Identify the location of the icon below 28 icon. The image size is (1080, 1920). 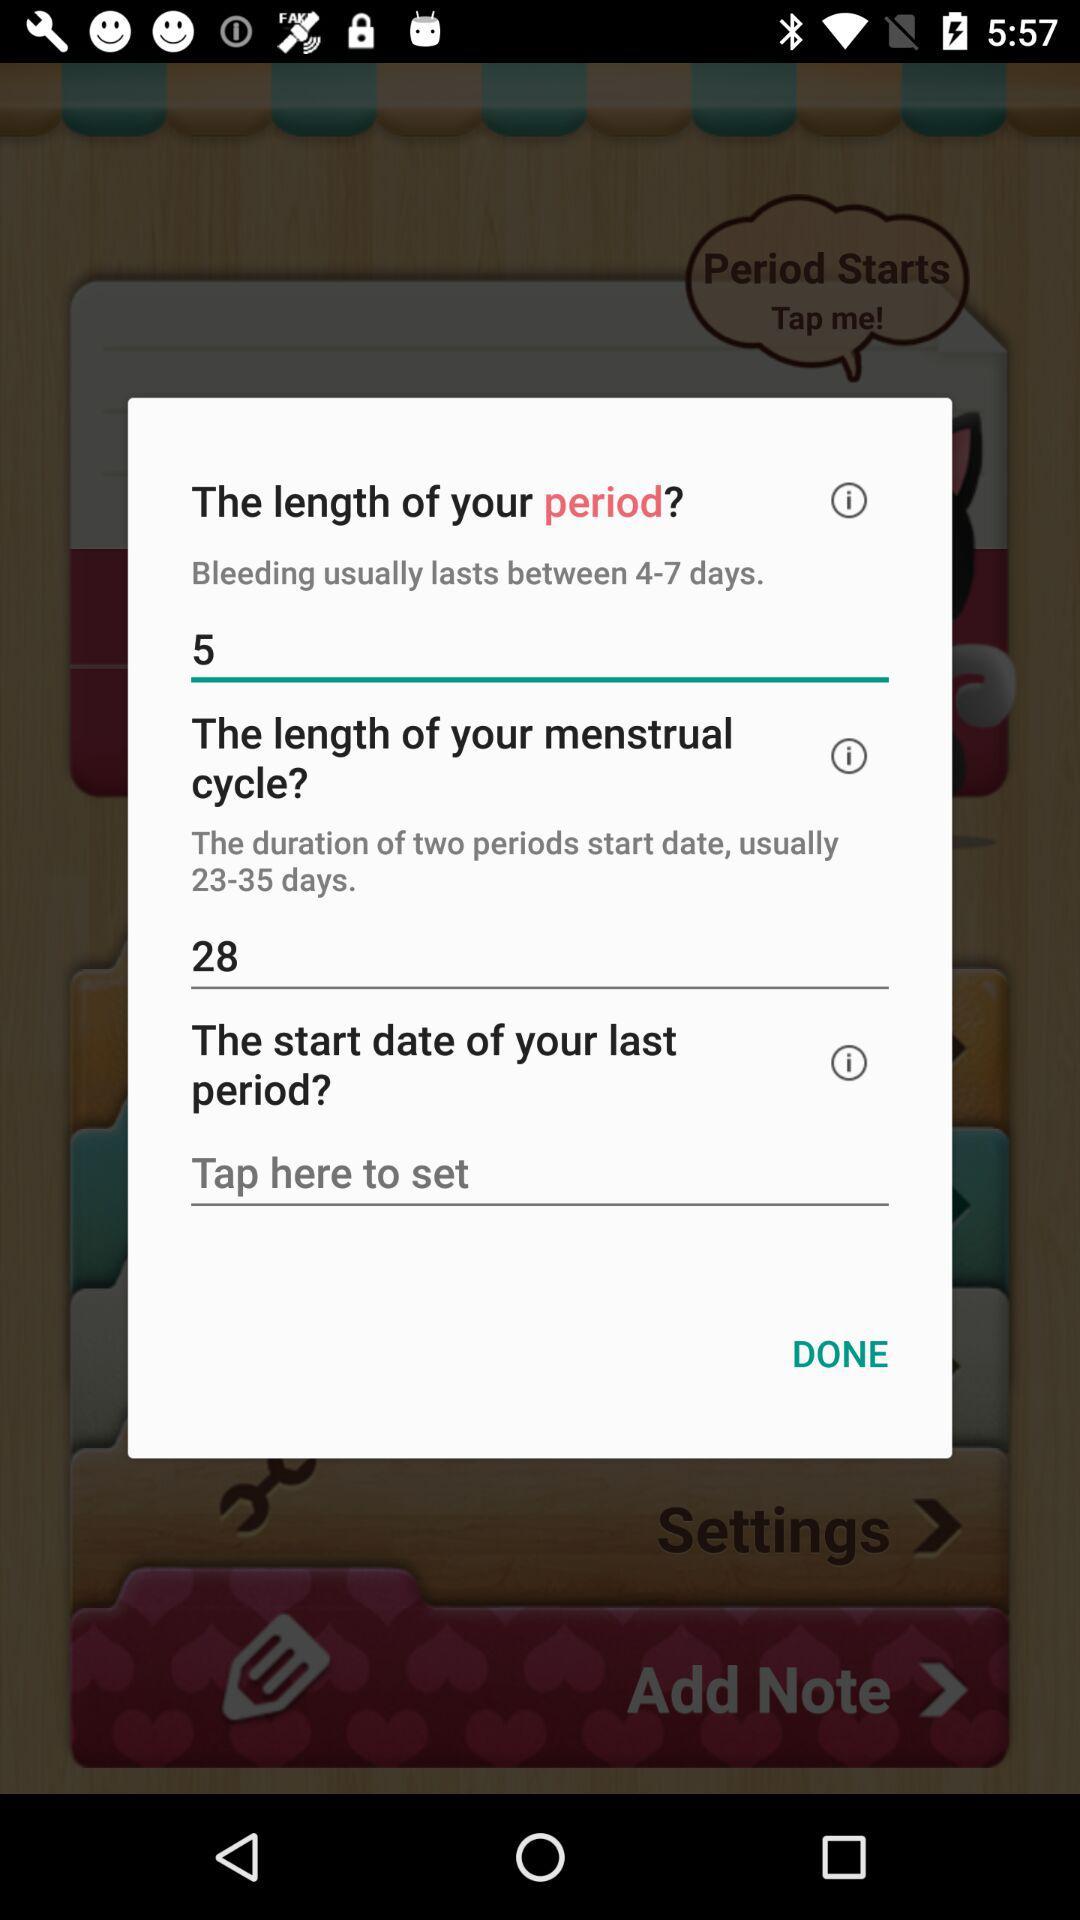
(849, 1062).